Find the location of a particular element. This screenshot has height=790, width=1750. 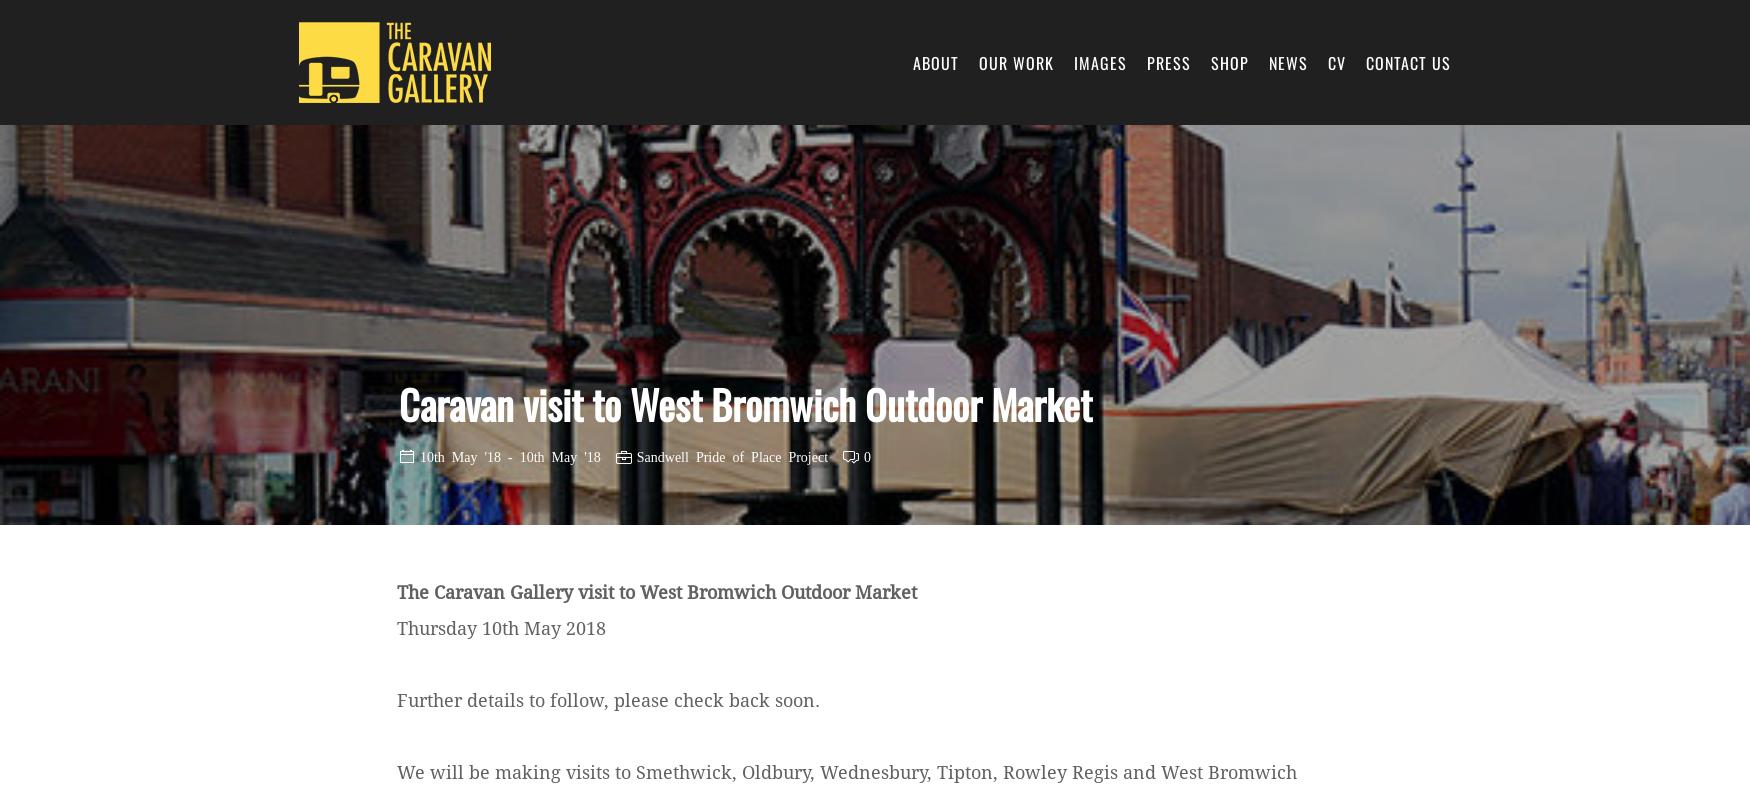

'10th May '18 - 10th May '18' is located at coordinates (417, 454).